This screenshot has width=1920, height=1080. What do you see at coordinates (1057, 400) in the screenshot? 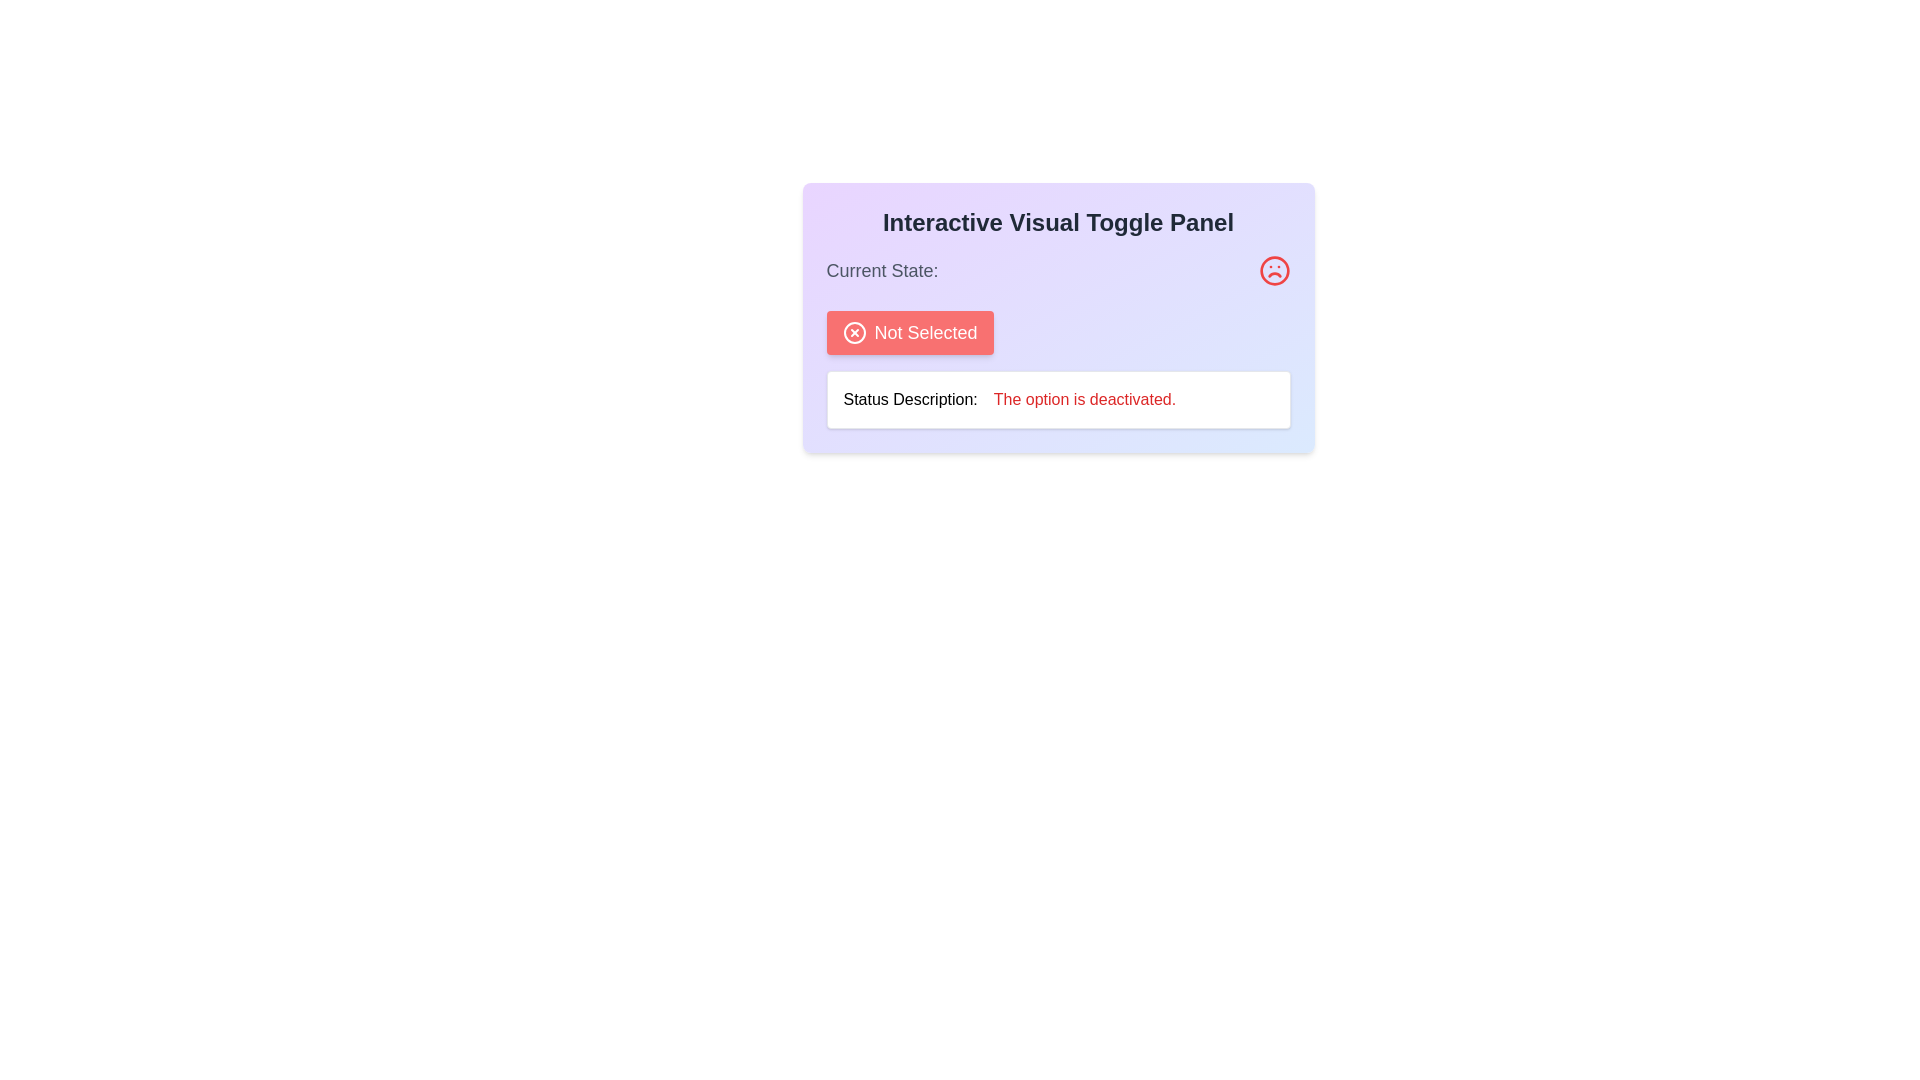
I see `the static informational text block displaying 'Status Description:' and 'The option is deactivated.' which has a white background and rounded corners` at bounding box center [1057, 400].